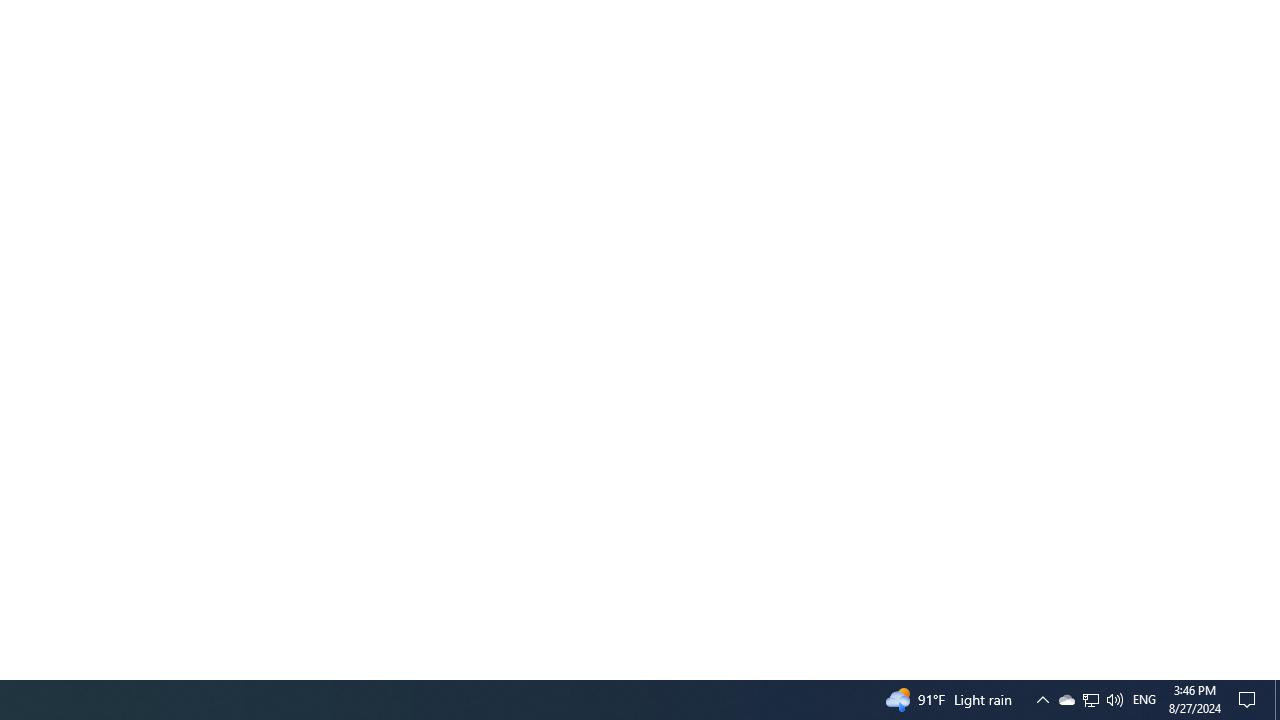 The image size is (1280, 720). I want to click on 'Action Center, No new notifications', so click(1250, 698).